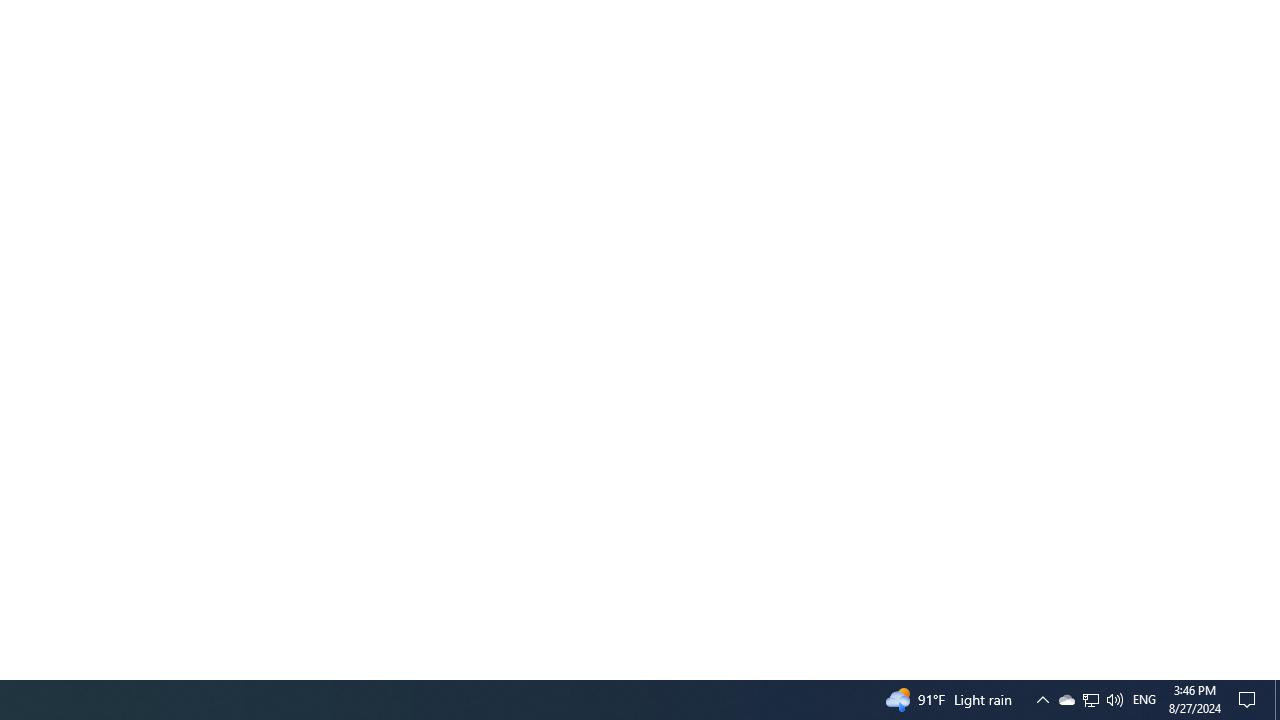 The image size is (1280, 720). I want to click on 'Action Center, No new notifications', so click(1250, 698).